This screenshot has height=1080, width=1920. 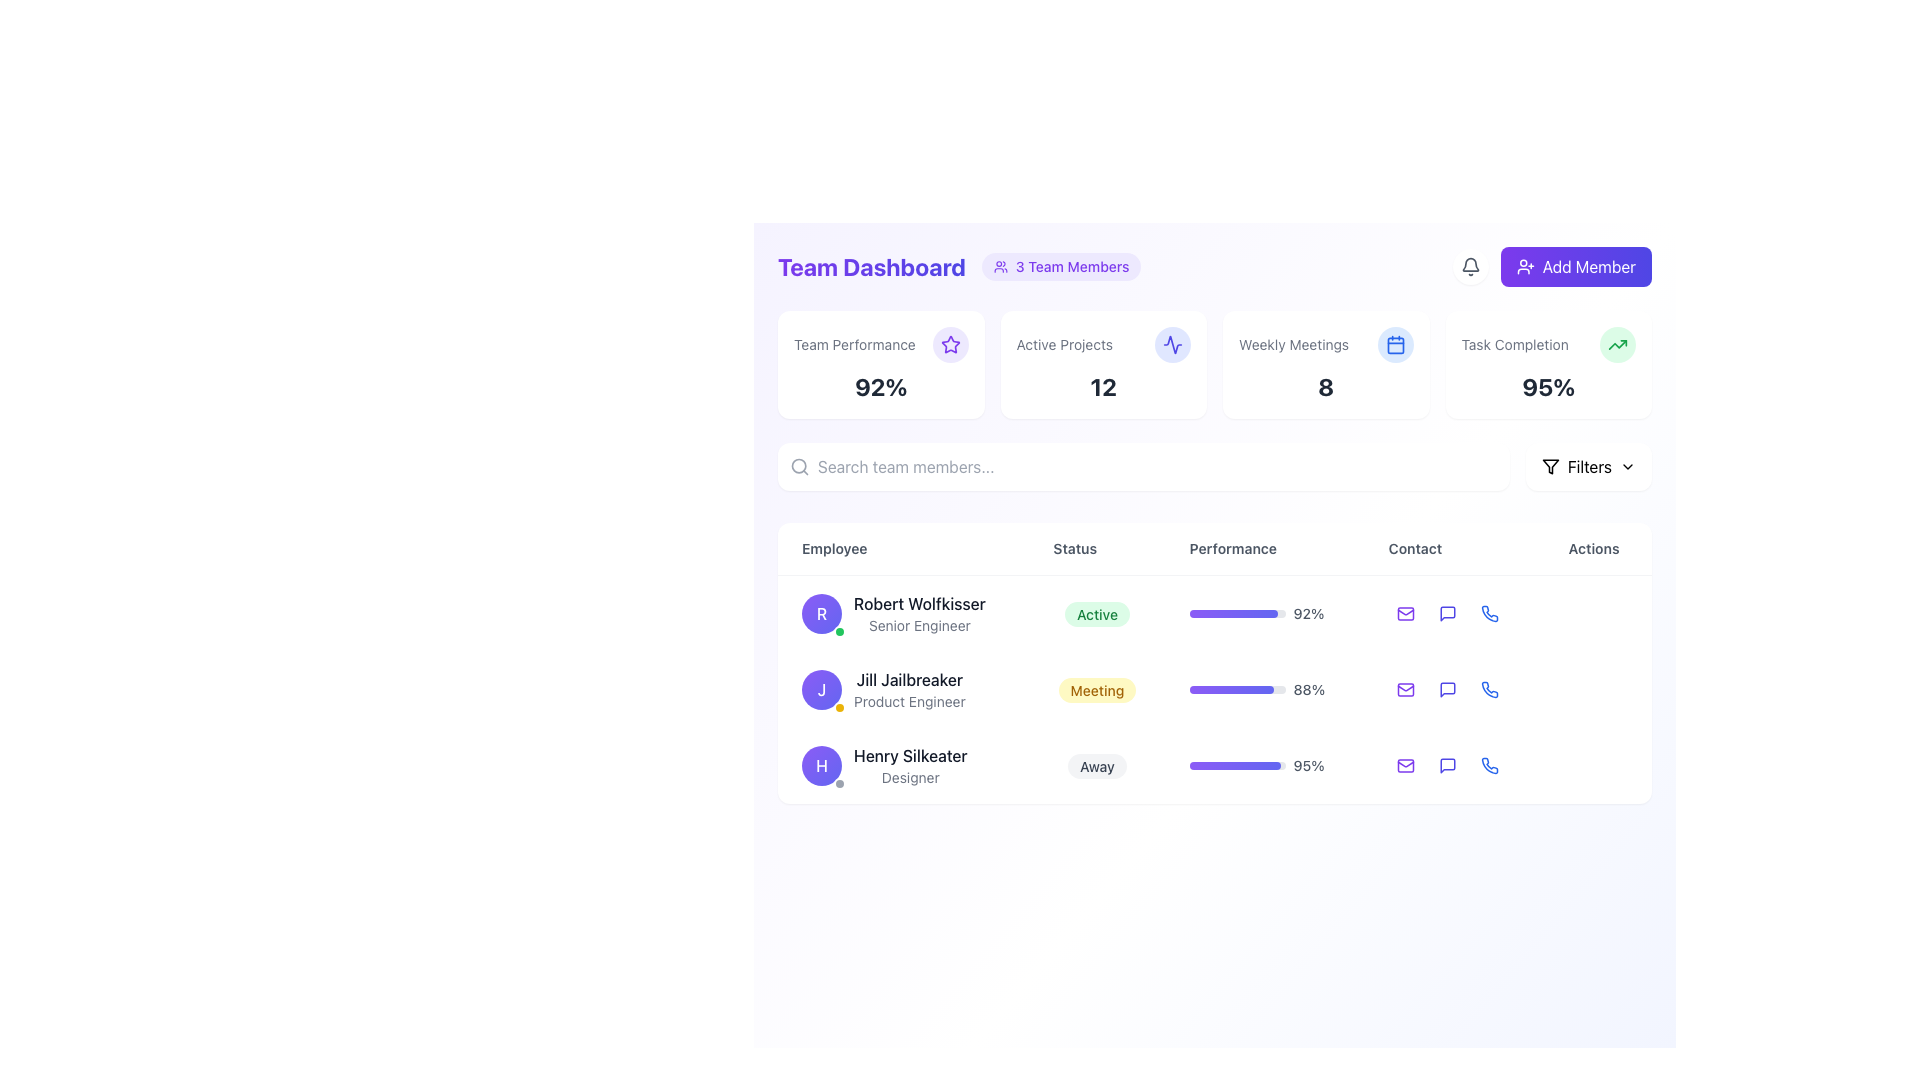 What do you see at coordinates (908, 689) in the screenshot?
I see `text display element that identifies a team member, showing their name and position title, located in the second row under the 'Employee' column of a table layout, below 'Robert Wolfkisser'` at bounding box center [908, 689].